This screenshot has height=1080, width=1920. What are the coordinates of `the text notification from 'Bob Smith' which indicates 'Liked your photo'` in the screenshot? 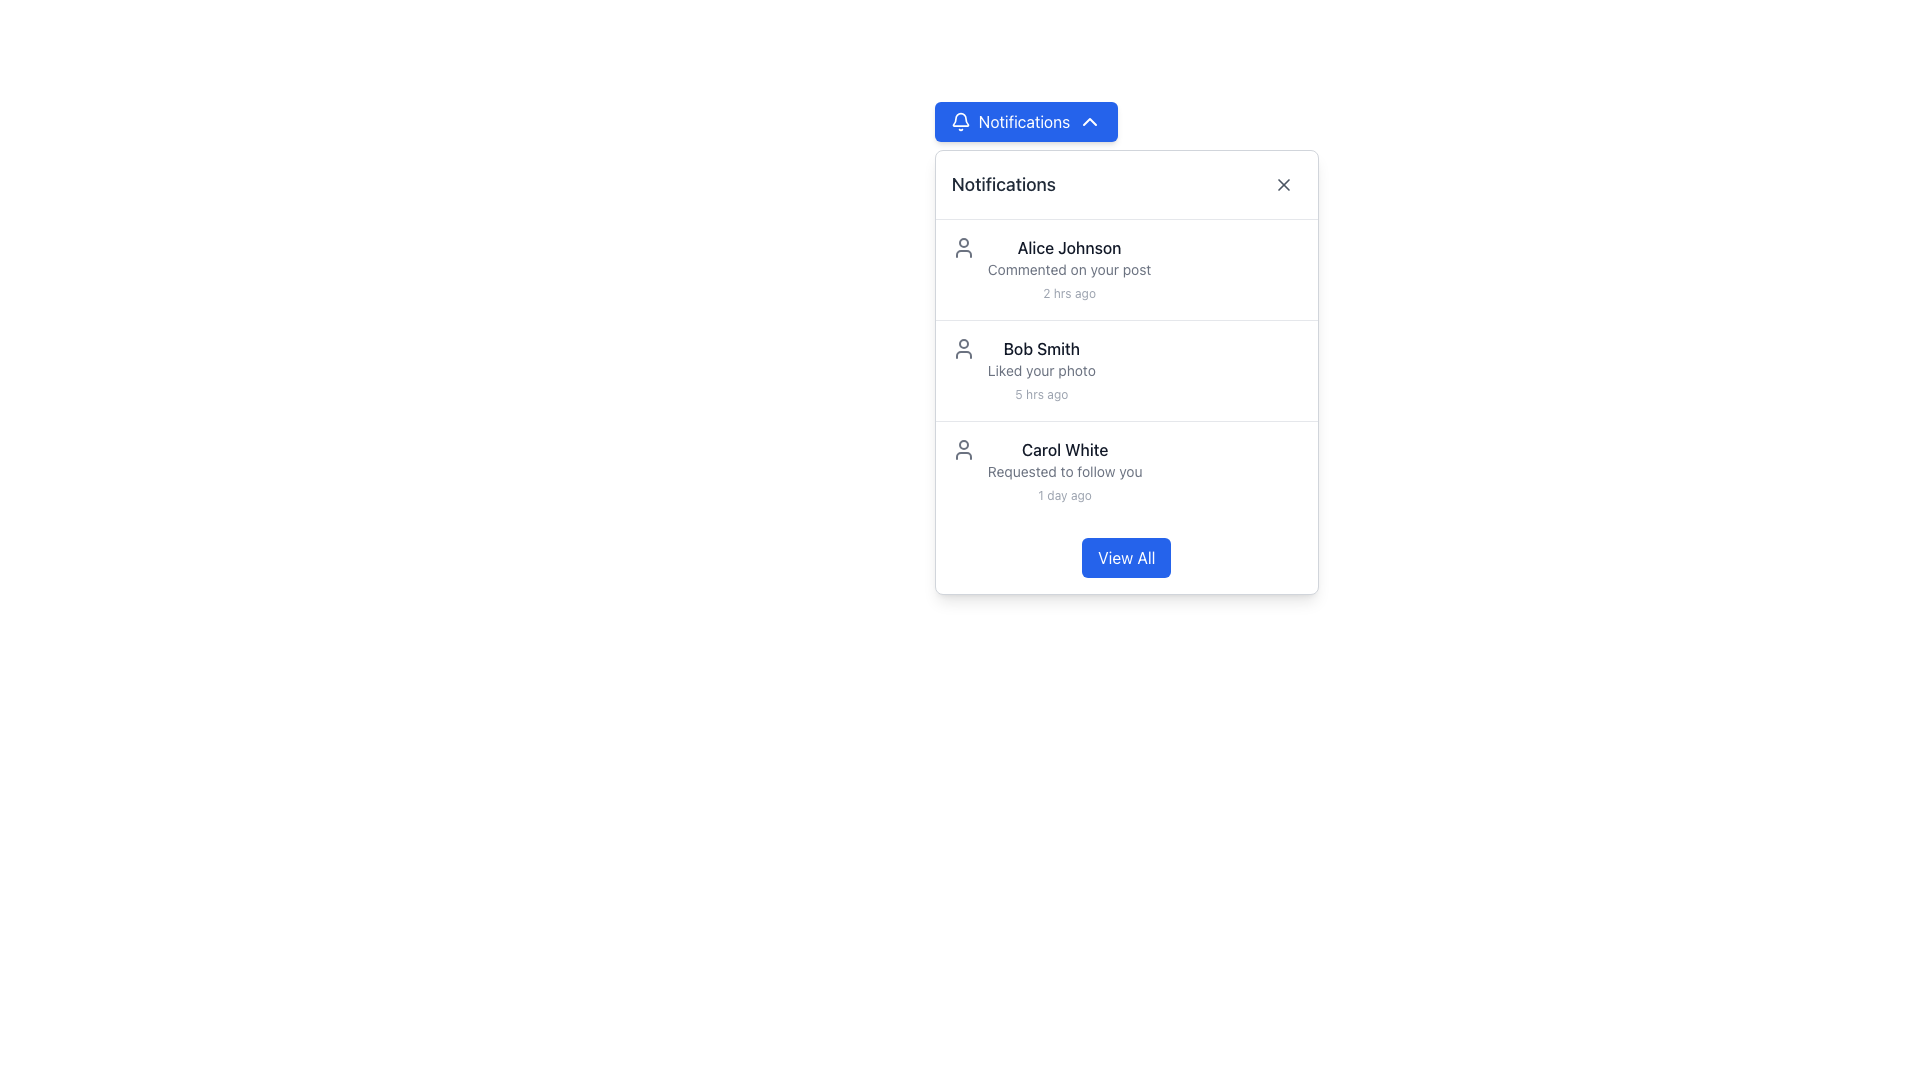 It's located at (1040, 370).